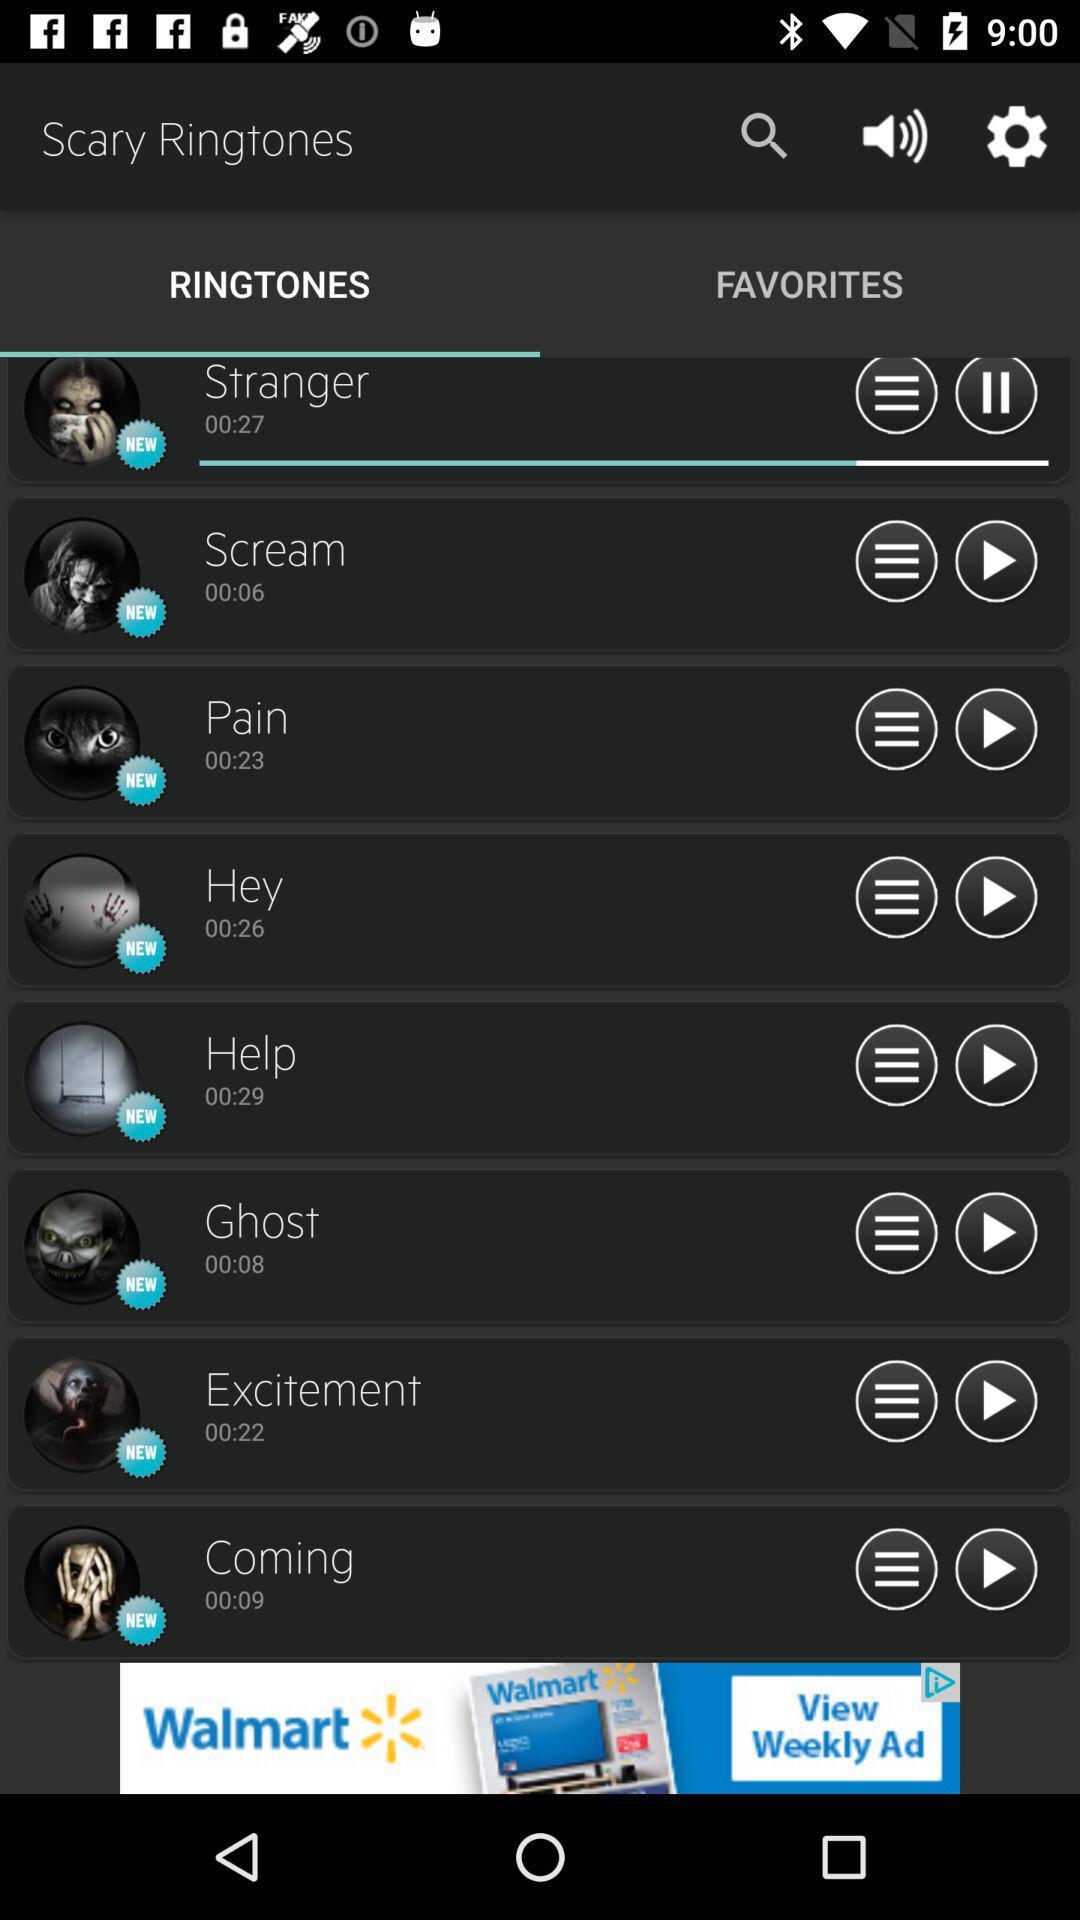 Image resolution: width=1080 pixels, height=1920 pixels. Describe the element at coordinates (895, 1065) in the screenshot. I see `open more info on ringtone` at that location.